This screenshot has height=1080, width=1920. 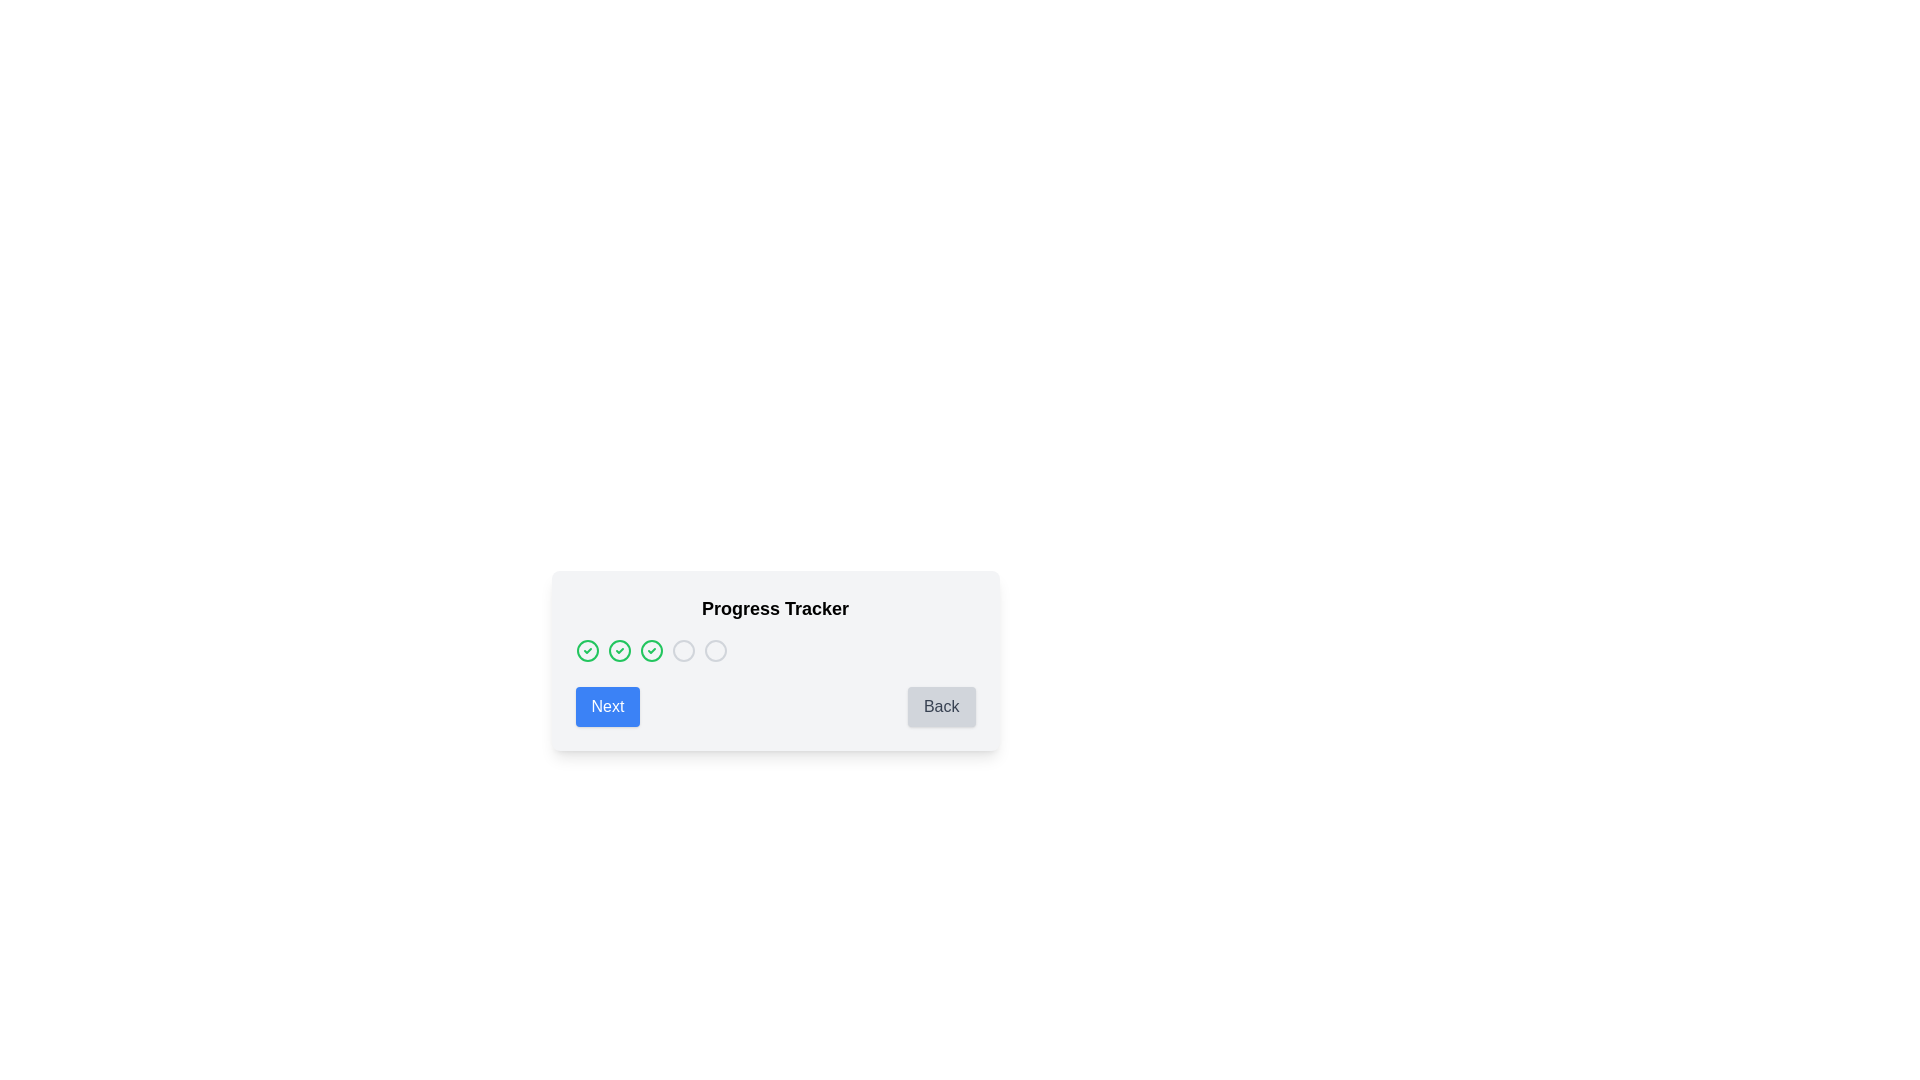 What do you see at coordinates (618, 651) in the screenshot?
I see `the second green circular outline indicator within the progress tracker, which signifies a task's completion or status` at bounding box center [618, 651].